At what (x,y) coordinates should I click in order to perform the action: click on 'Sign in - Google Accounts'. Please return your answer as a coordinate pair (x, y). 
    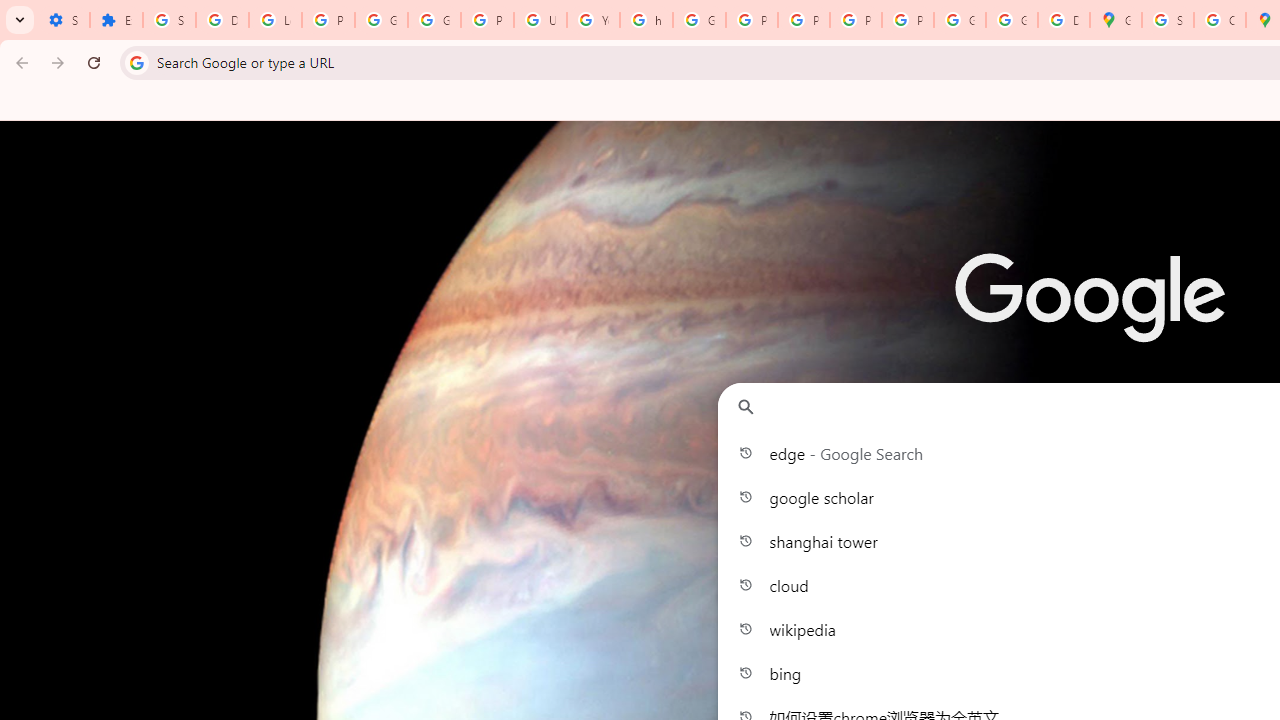
    Looking at the image, I should click on (1168, 20).